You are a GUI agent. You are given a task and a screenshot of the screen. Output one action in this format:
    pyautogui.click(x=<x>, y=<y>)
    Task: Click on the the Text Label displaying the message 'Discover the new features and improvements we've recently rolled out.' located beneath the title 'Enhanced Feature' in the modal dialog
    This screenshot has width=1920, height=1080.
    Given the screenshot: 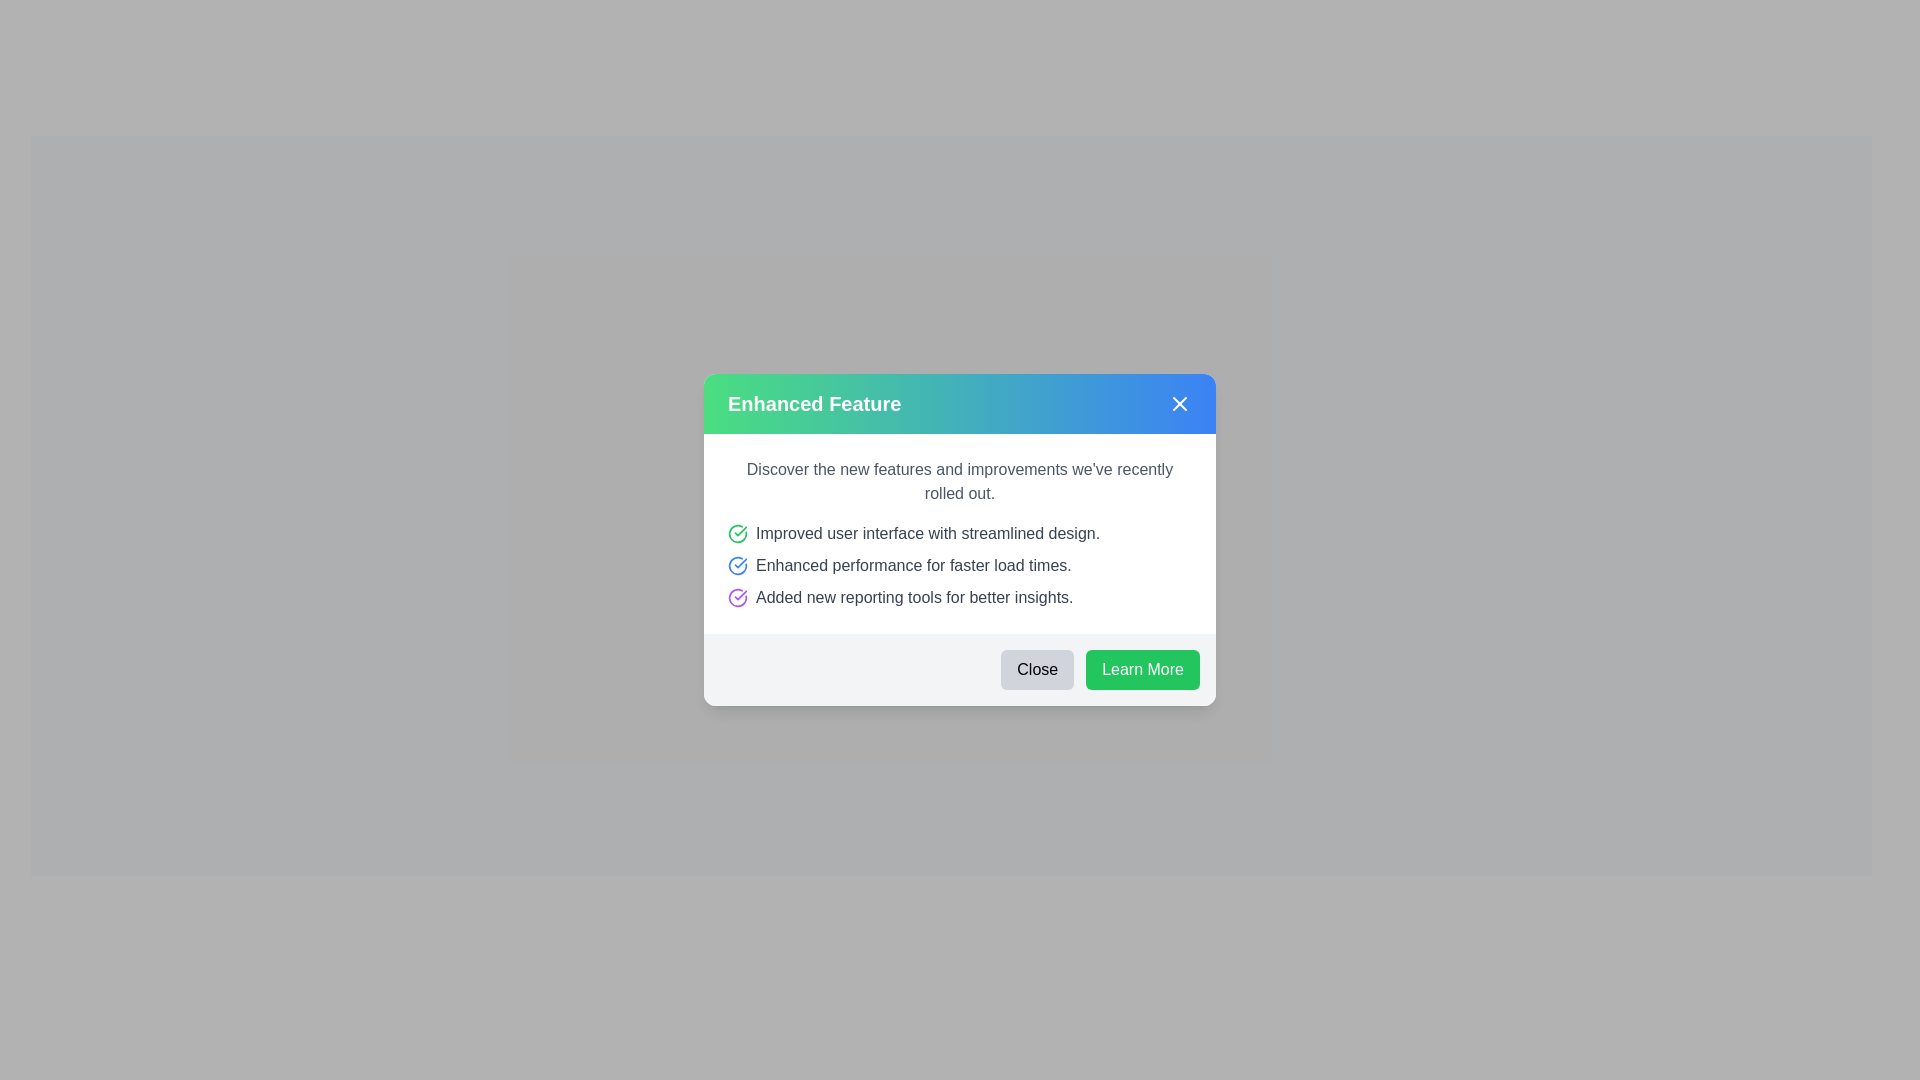 What is the action you would take?
    pyautogui.click(x=960, y=482)
    